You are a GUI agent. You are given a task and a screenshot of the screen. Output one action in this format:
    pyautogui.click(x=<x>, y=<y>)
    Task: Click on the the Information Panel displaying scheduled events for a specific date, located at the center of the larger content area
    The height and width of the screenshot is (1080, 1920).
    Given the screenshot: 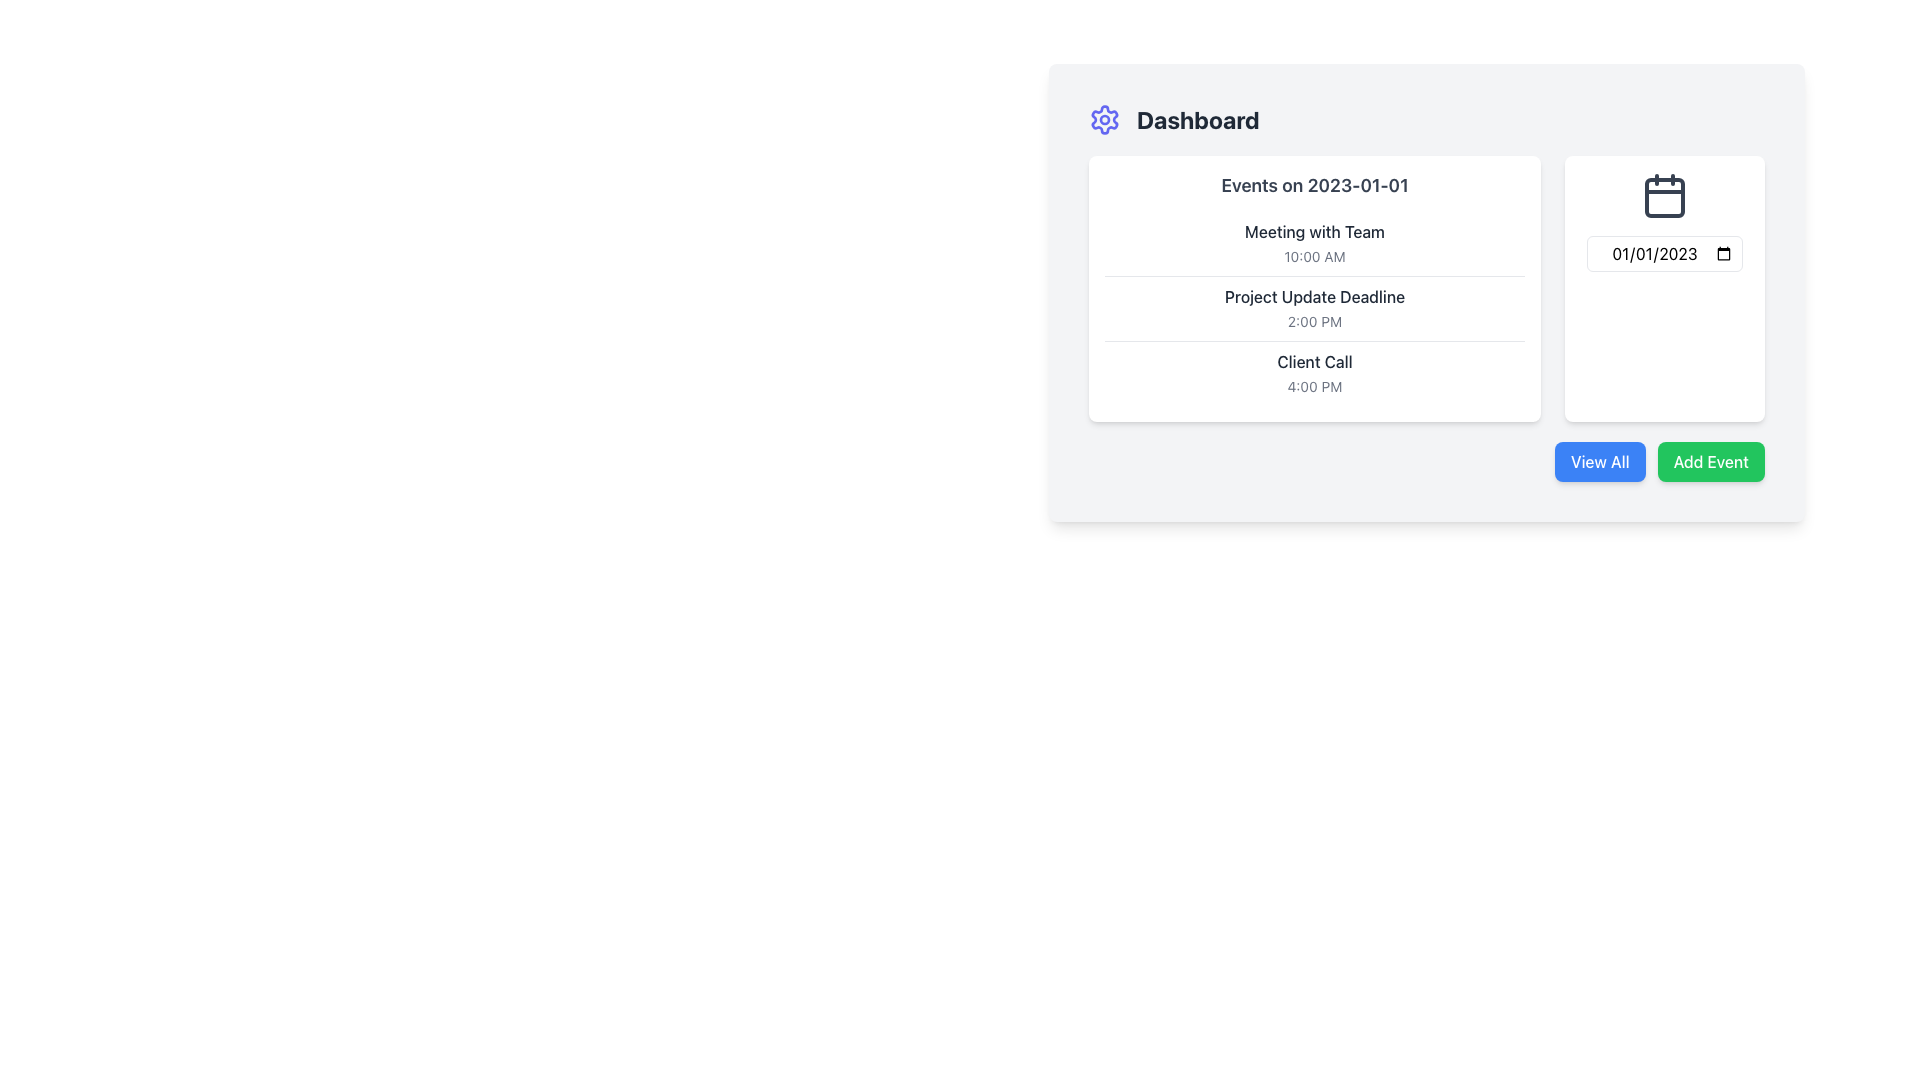 What is the action you would take?
    pyautogui.click(x=1315, y=289)
    